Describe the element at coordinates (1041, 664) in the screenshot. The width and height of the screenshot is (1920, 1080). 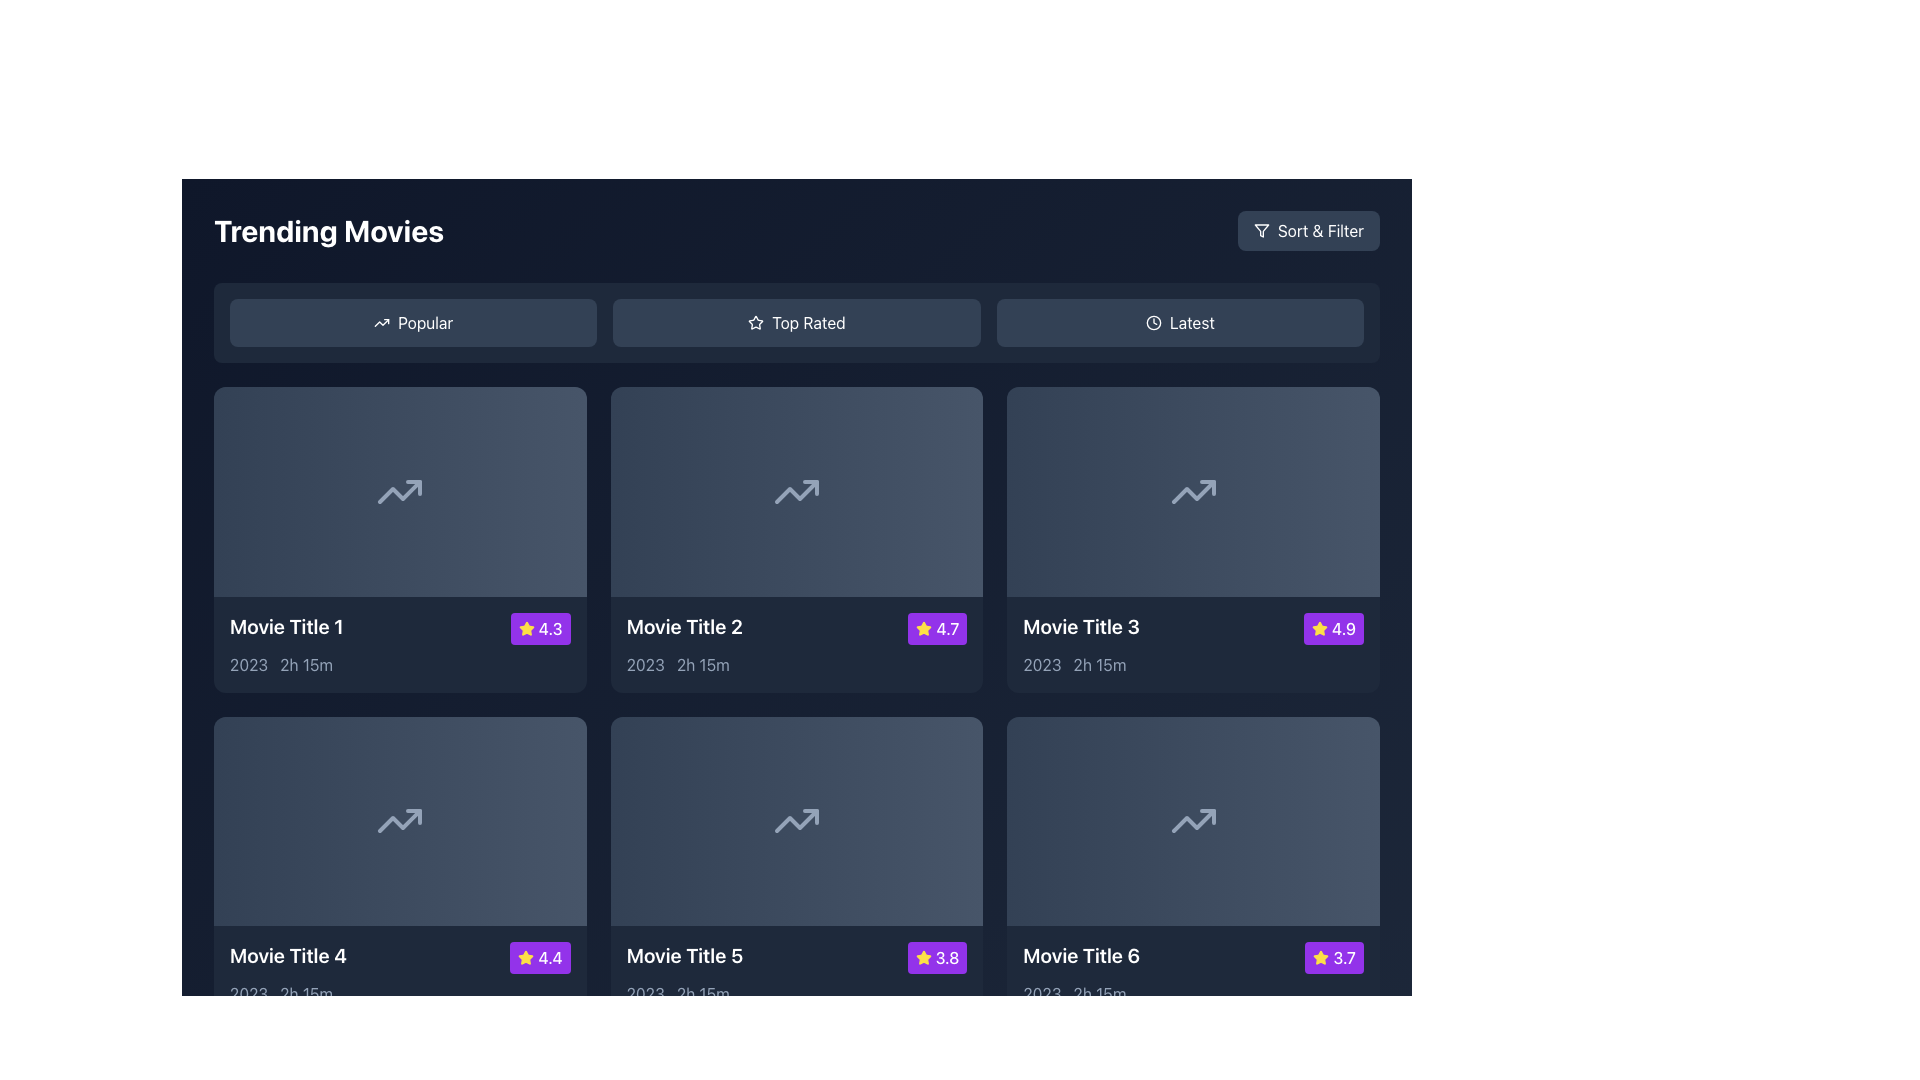
I see `the static text label displaying '2023', which is located below the title 'Movie Title 3' in the upper-right quadrant of the movie card grid` at that location.